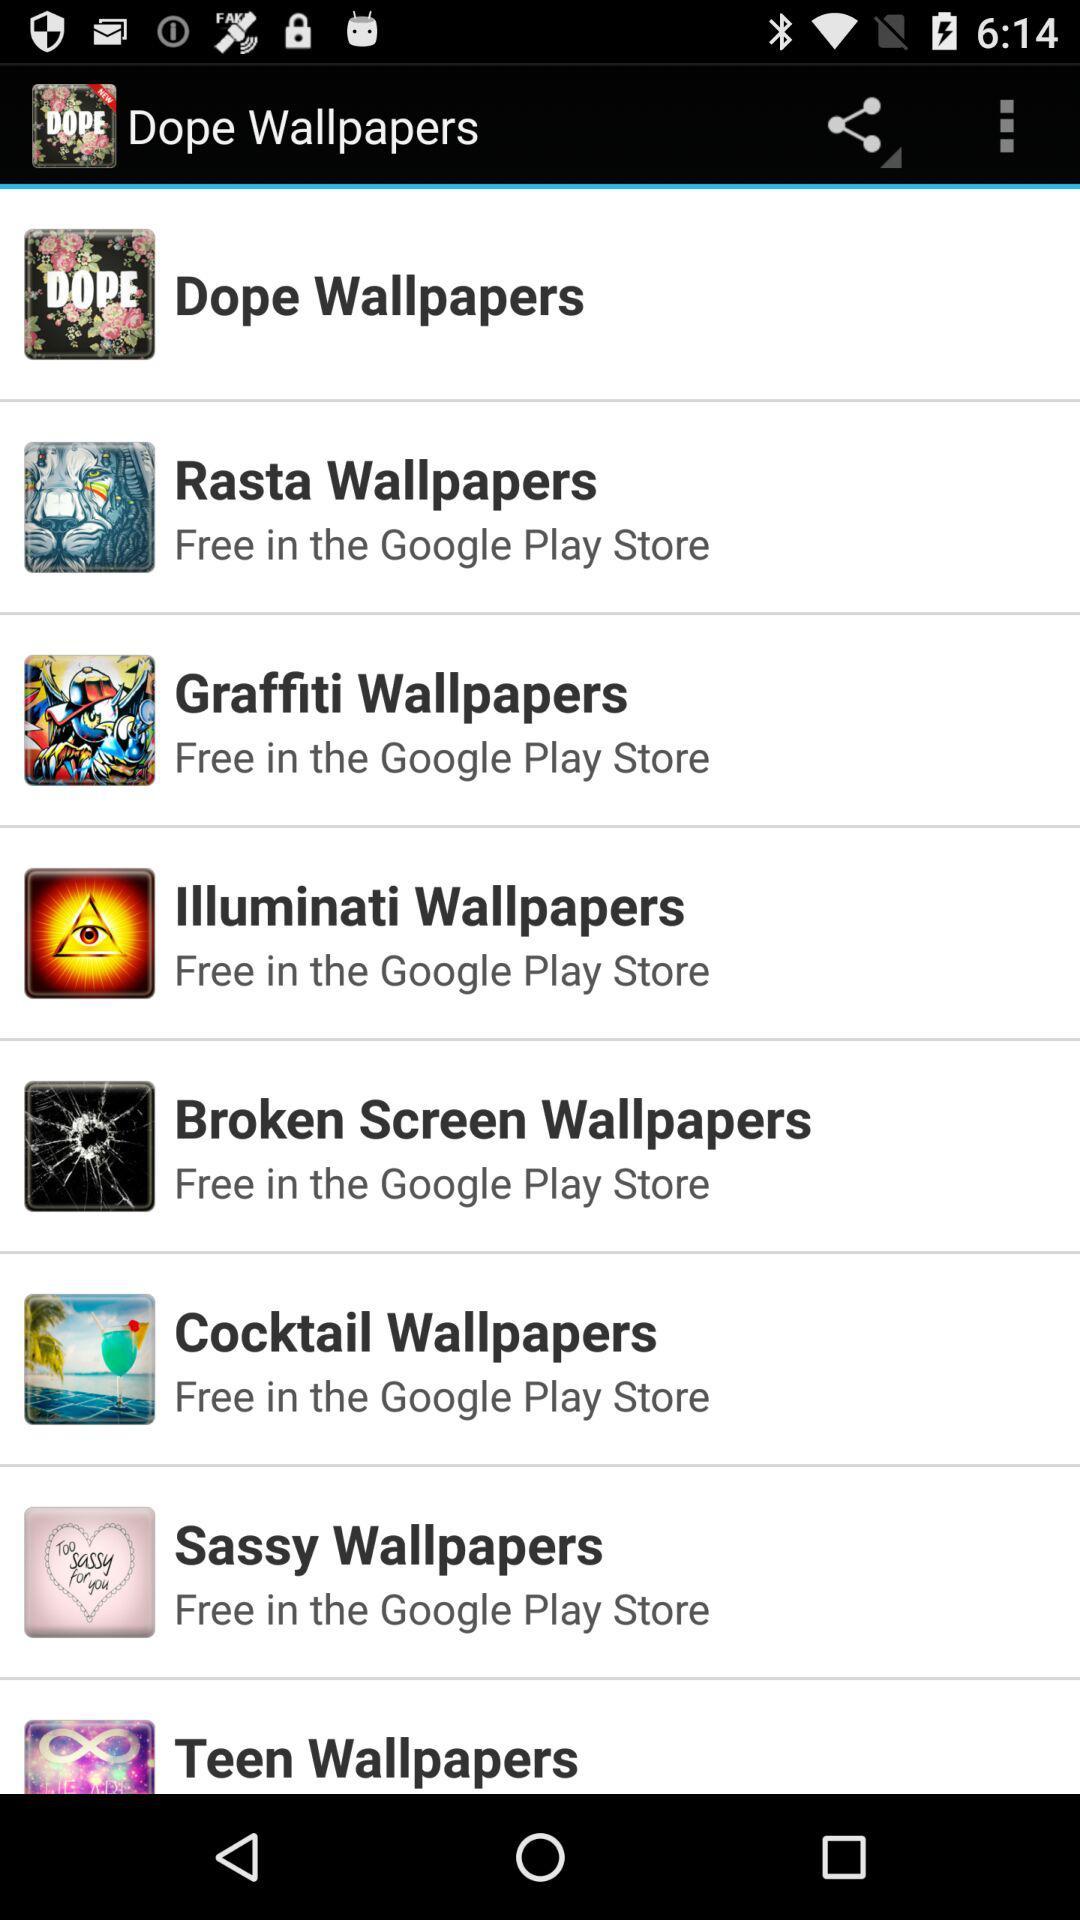 The height and width of the screenshot is (1920, 1080). Describe the element at coordinates (540, 1727) in the screenshot. I see `see more info about this app` at that location.